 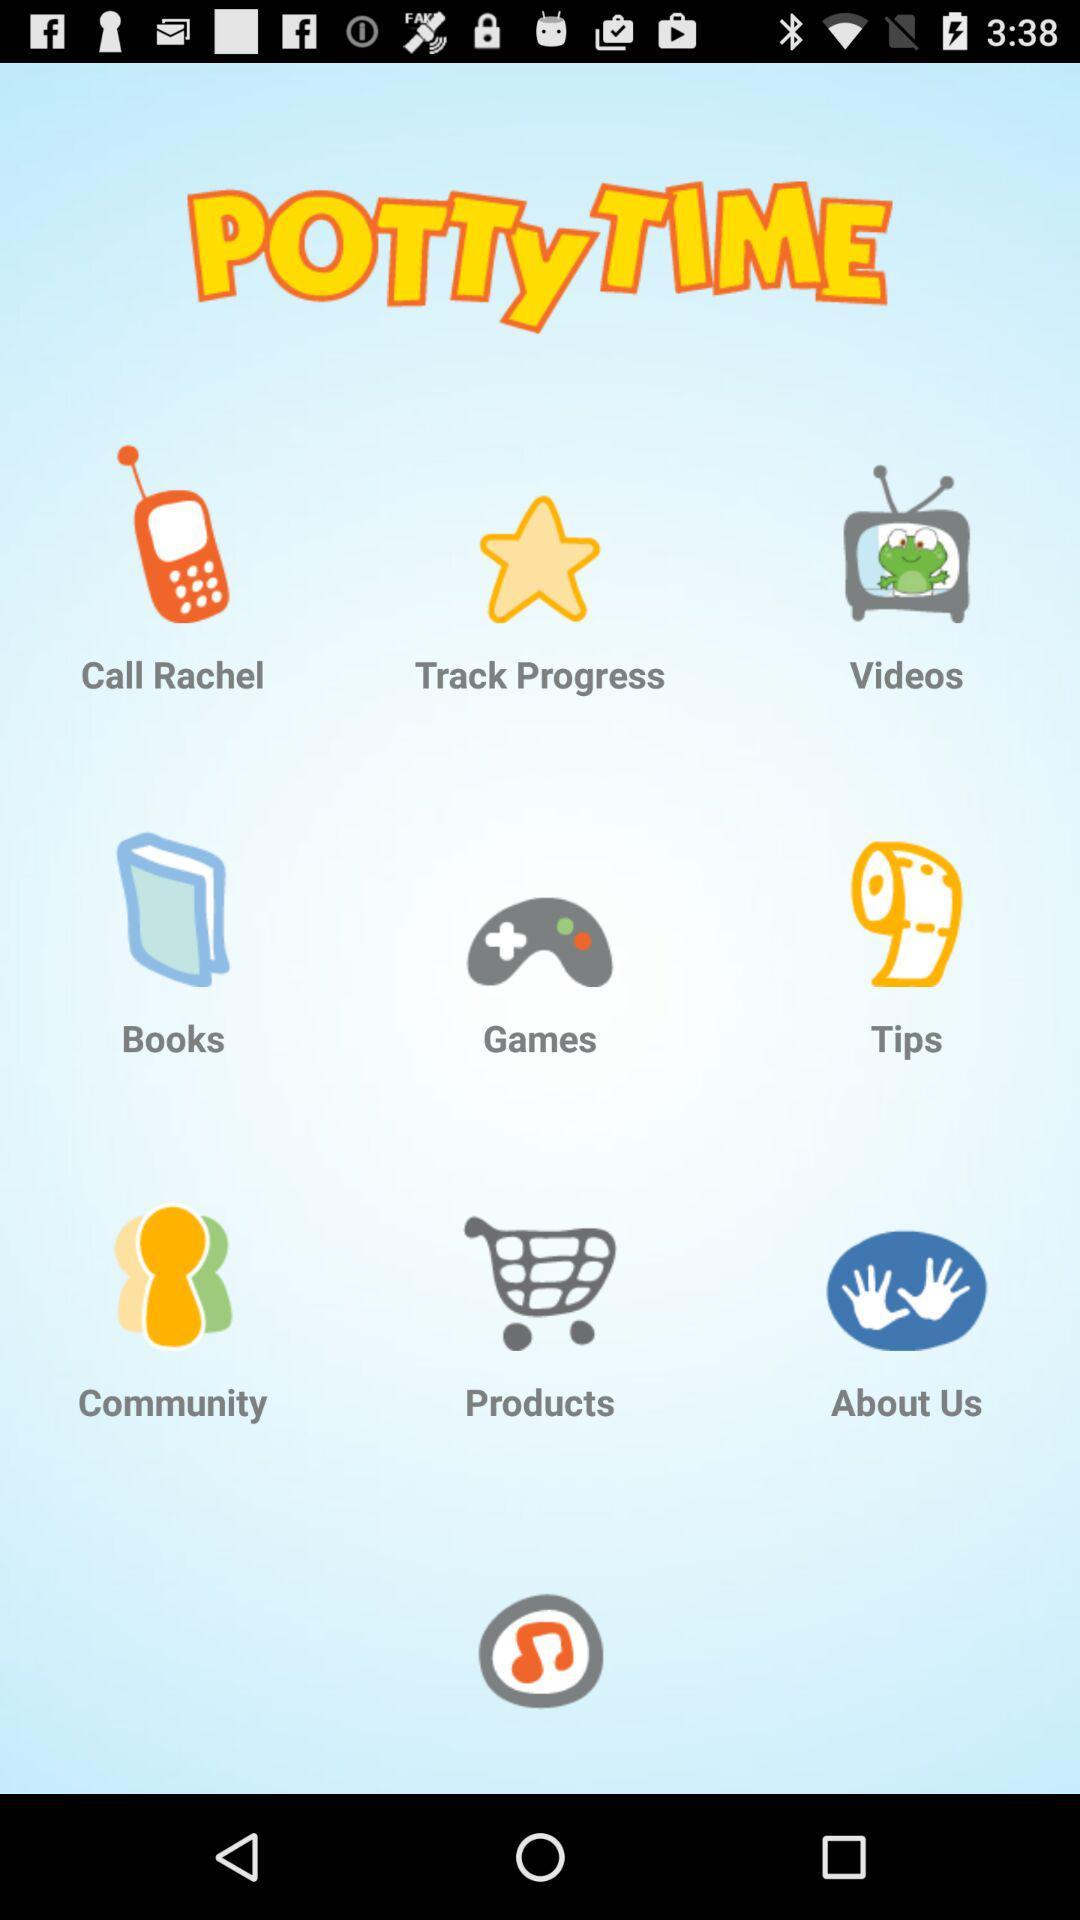 What do you see at coordinates (906, 881) in the screenshot?
I see `icon below videos` at bounding box center [906, 881].